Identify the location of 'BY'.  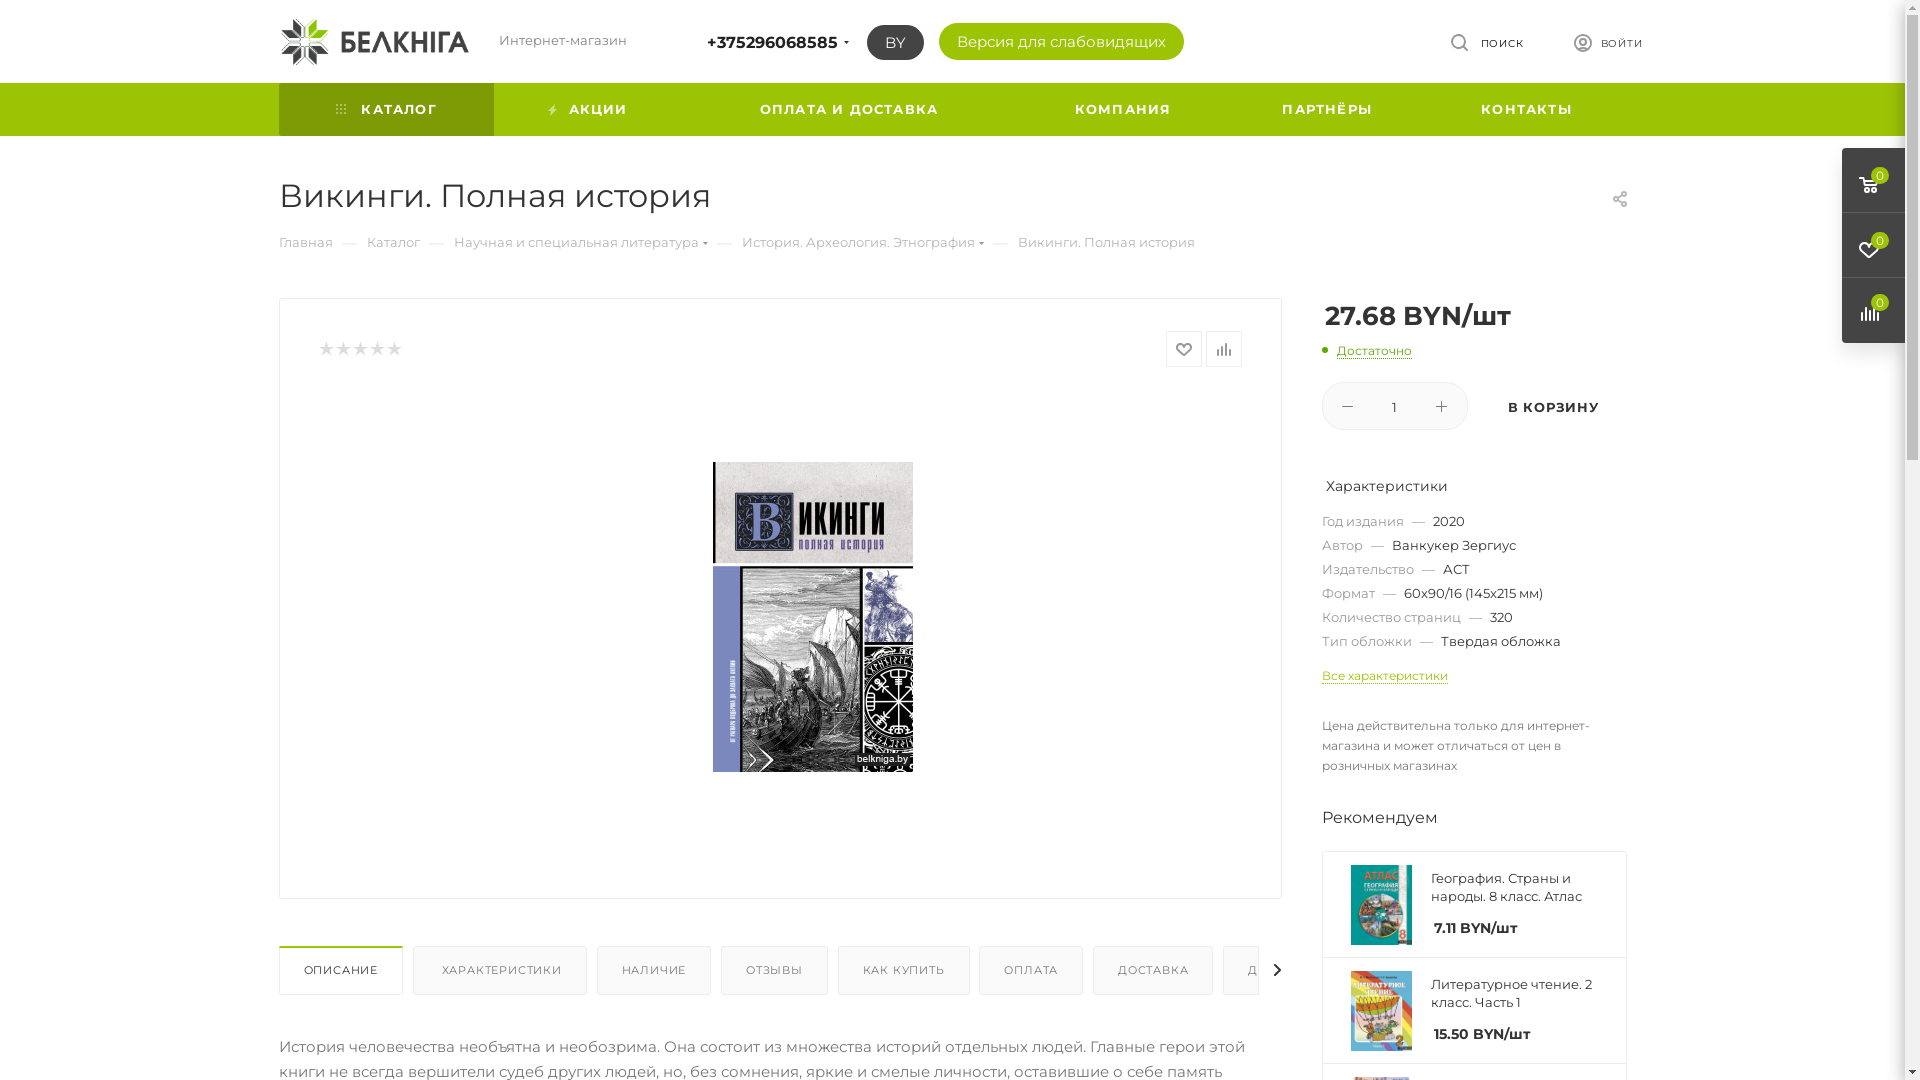
(893, 42).